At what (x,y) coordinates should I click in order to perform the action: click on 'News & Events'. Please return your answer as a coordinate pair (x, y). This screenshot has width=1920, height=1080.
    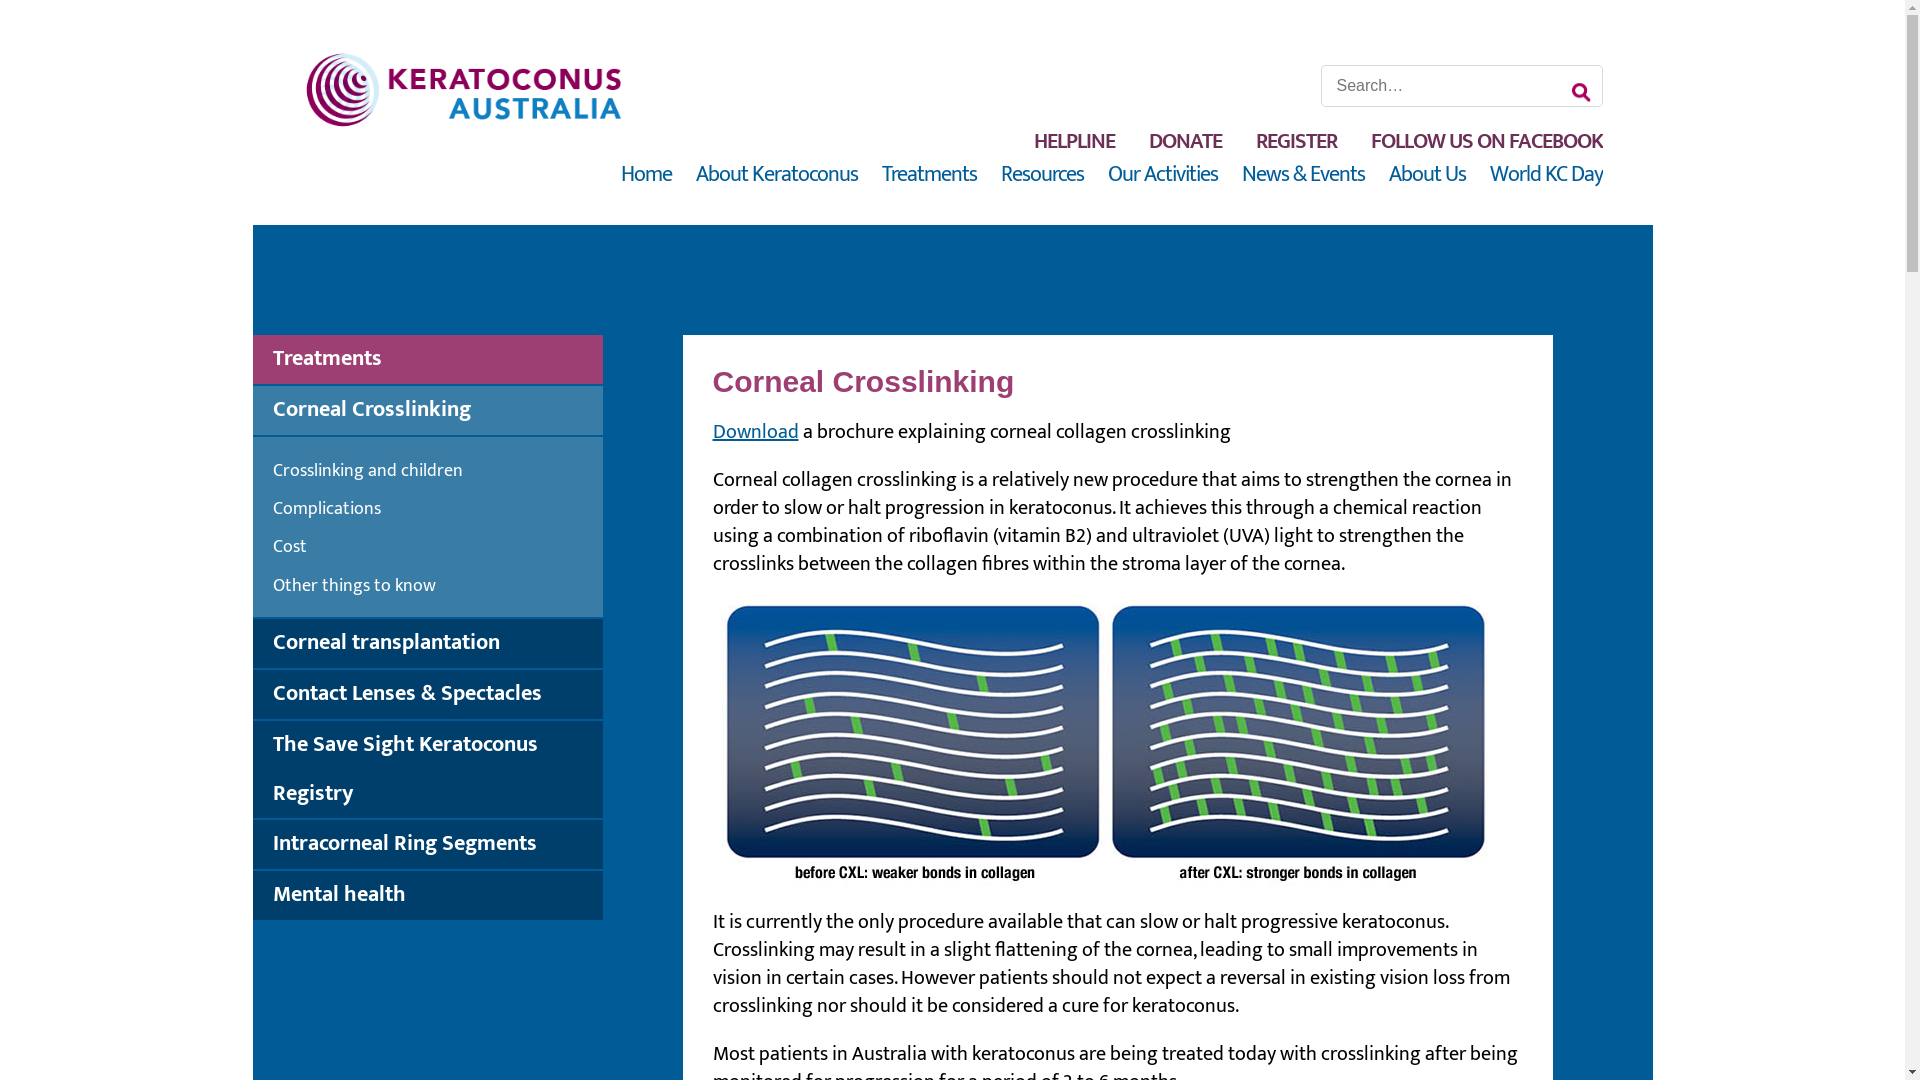
    Looking at the image, I should click on (1303, 173).